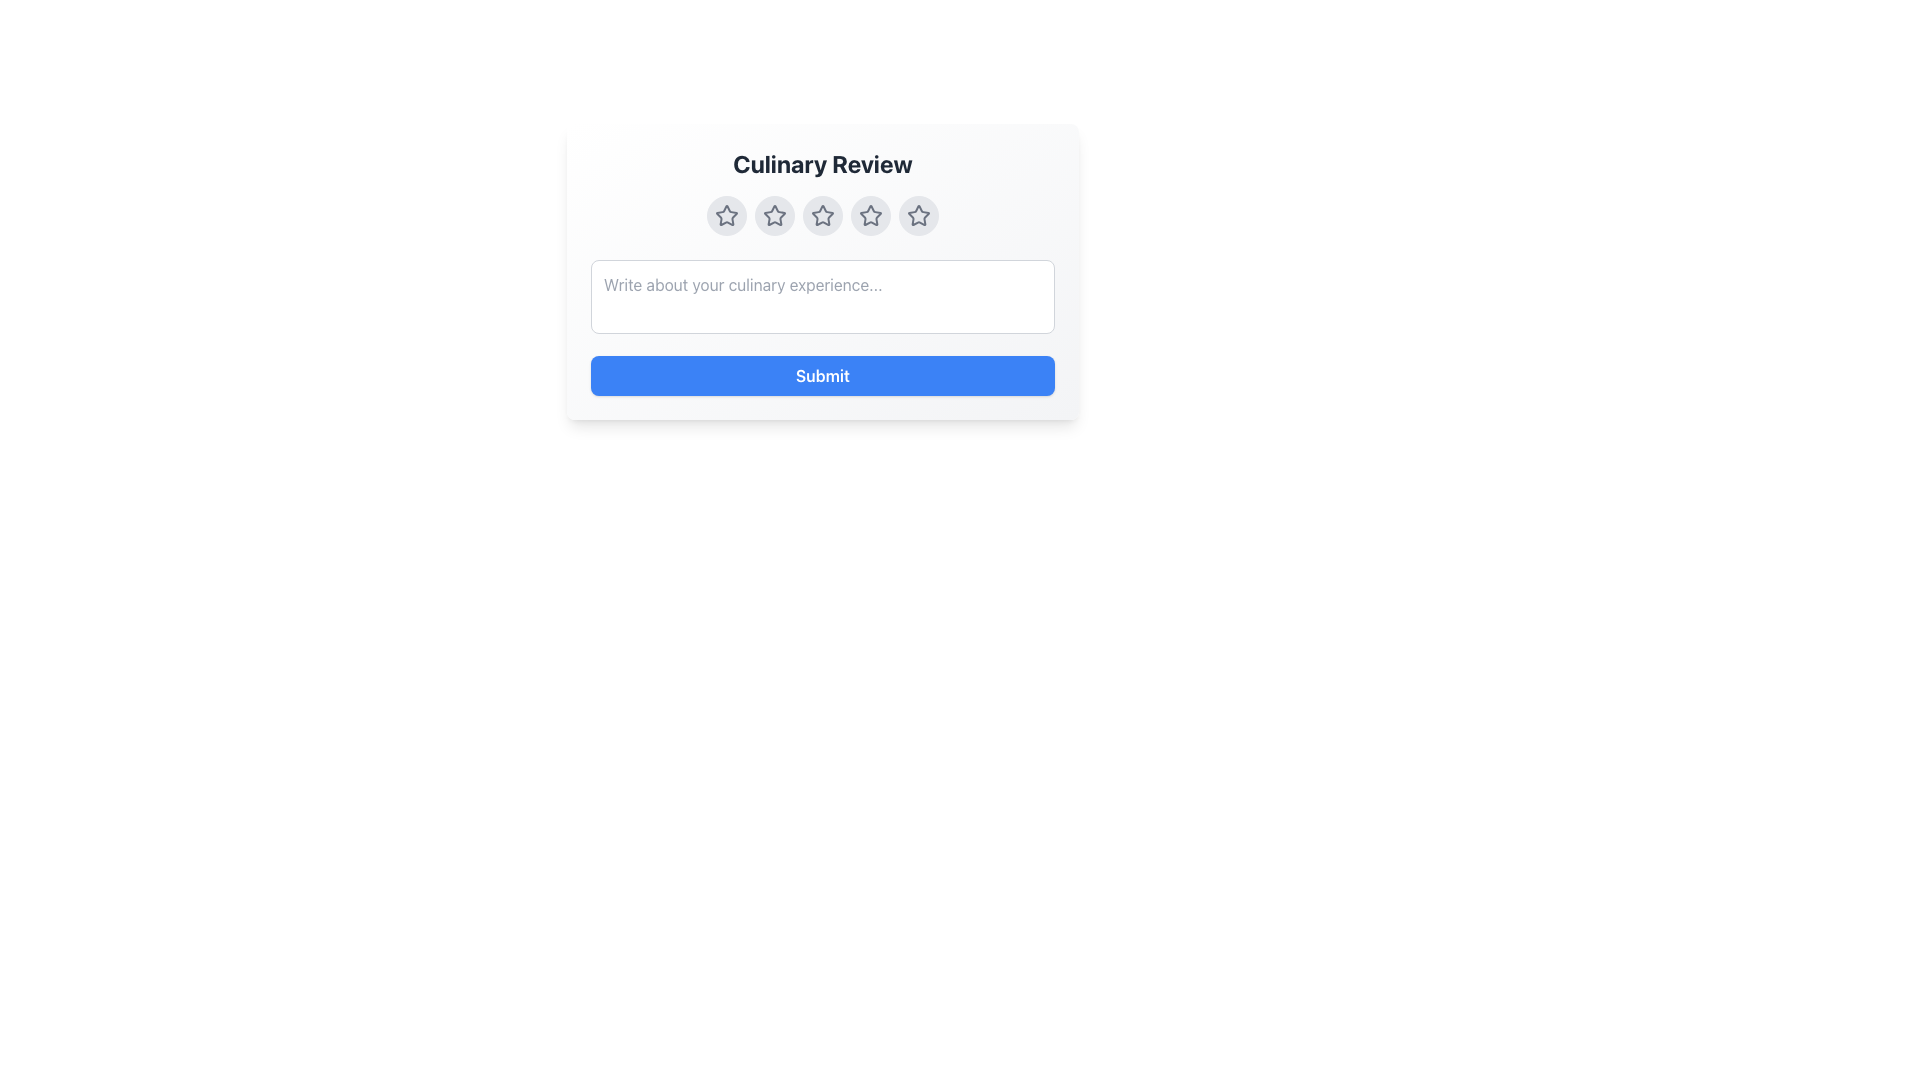 The width and height of the screenshot is (1920, 1080). What do you see at coordinates (773, 216) in the screenshot?
I see `the second star icon in the star rating component` at bounding box center [773, 216].